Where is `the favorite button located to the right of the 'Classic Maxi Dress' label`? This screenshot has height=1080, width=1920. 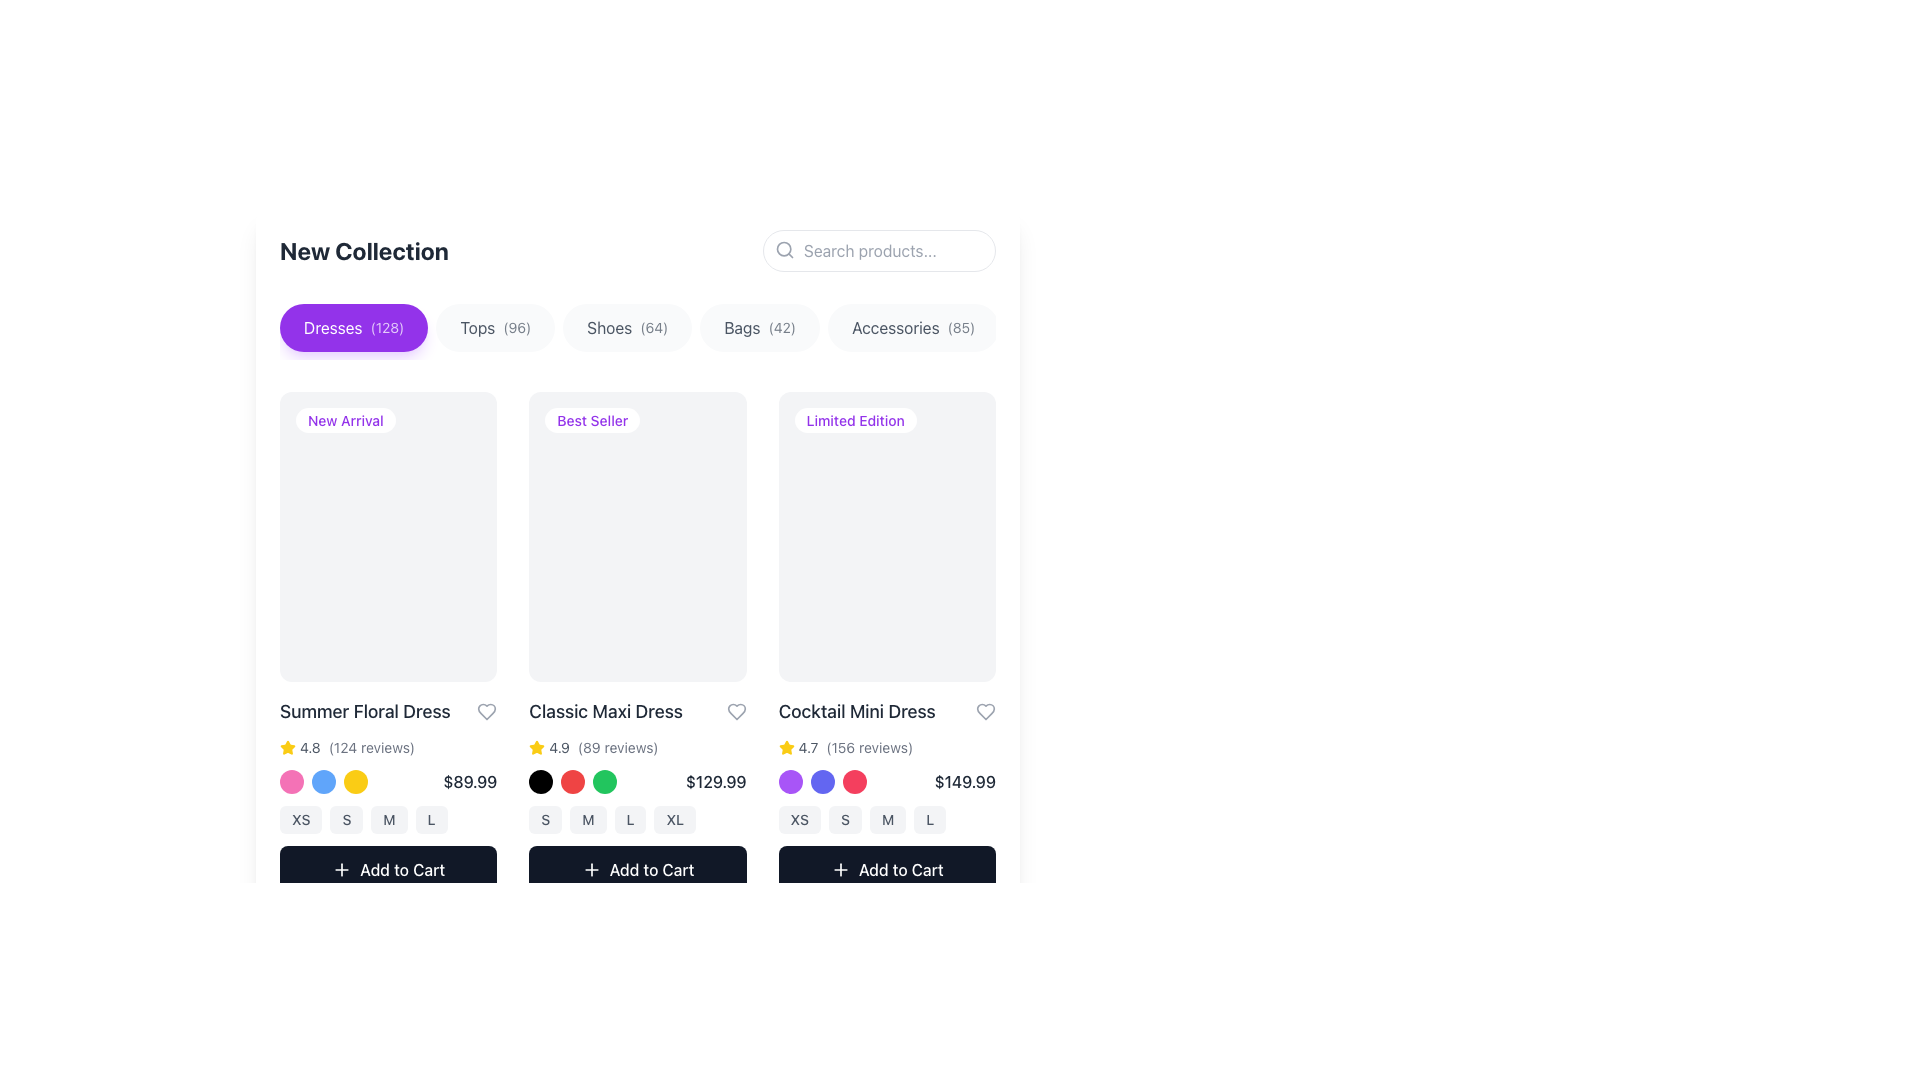 the favorite button located to the right of the 'Classic Maxi Dress' label is located at coordinates (735, 710).